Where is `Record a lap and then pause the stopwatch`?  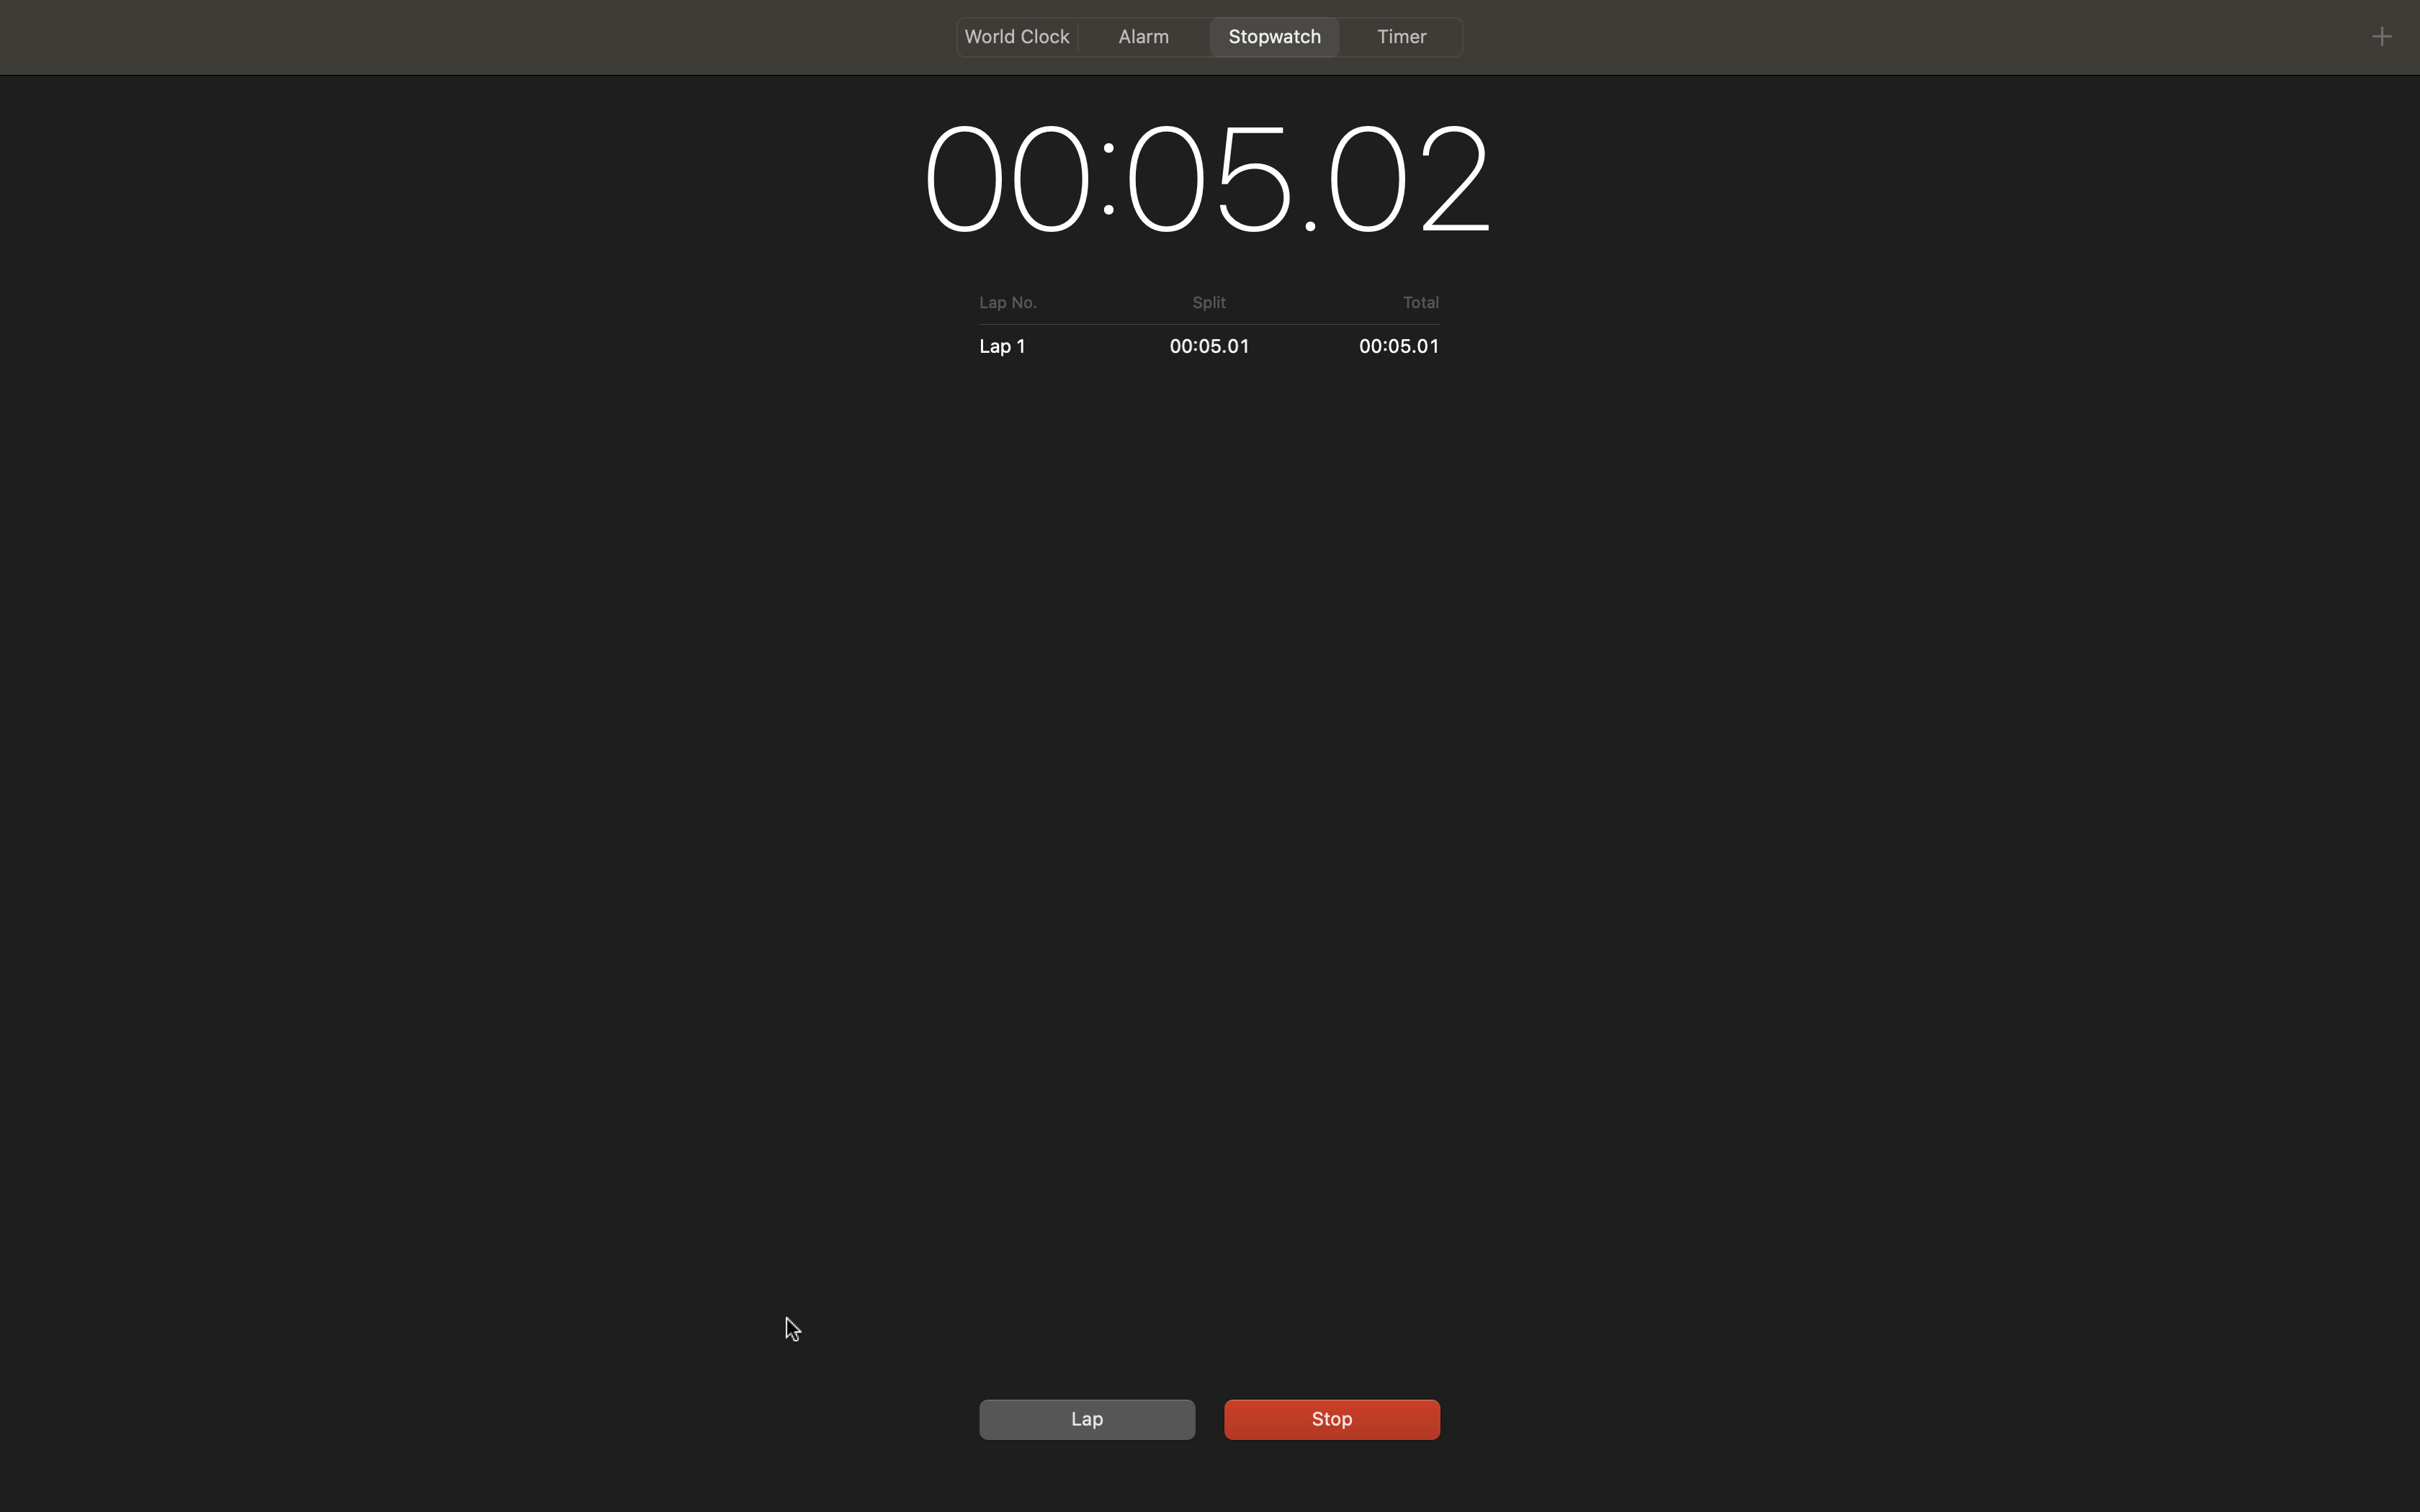 Record a lap and then pause the stopwatch is located at coordinates (1083, 1418).